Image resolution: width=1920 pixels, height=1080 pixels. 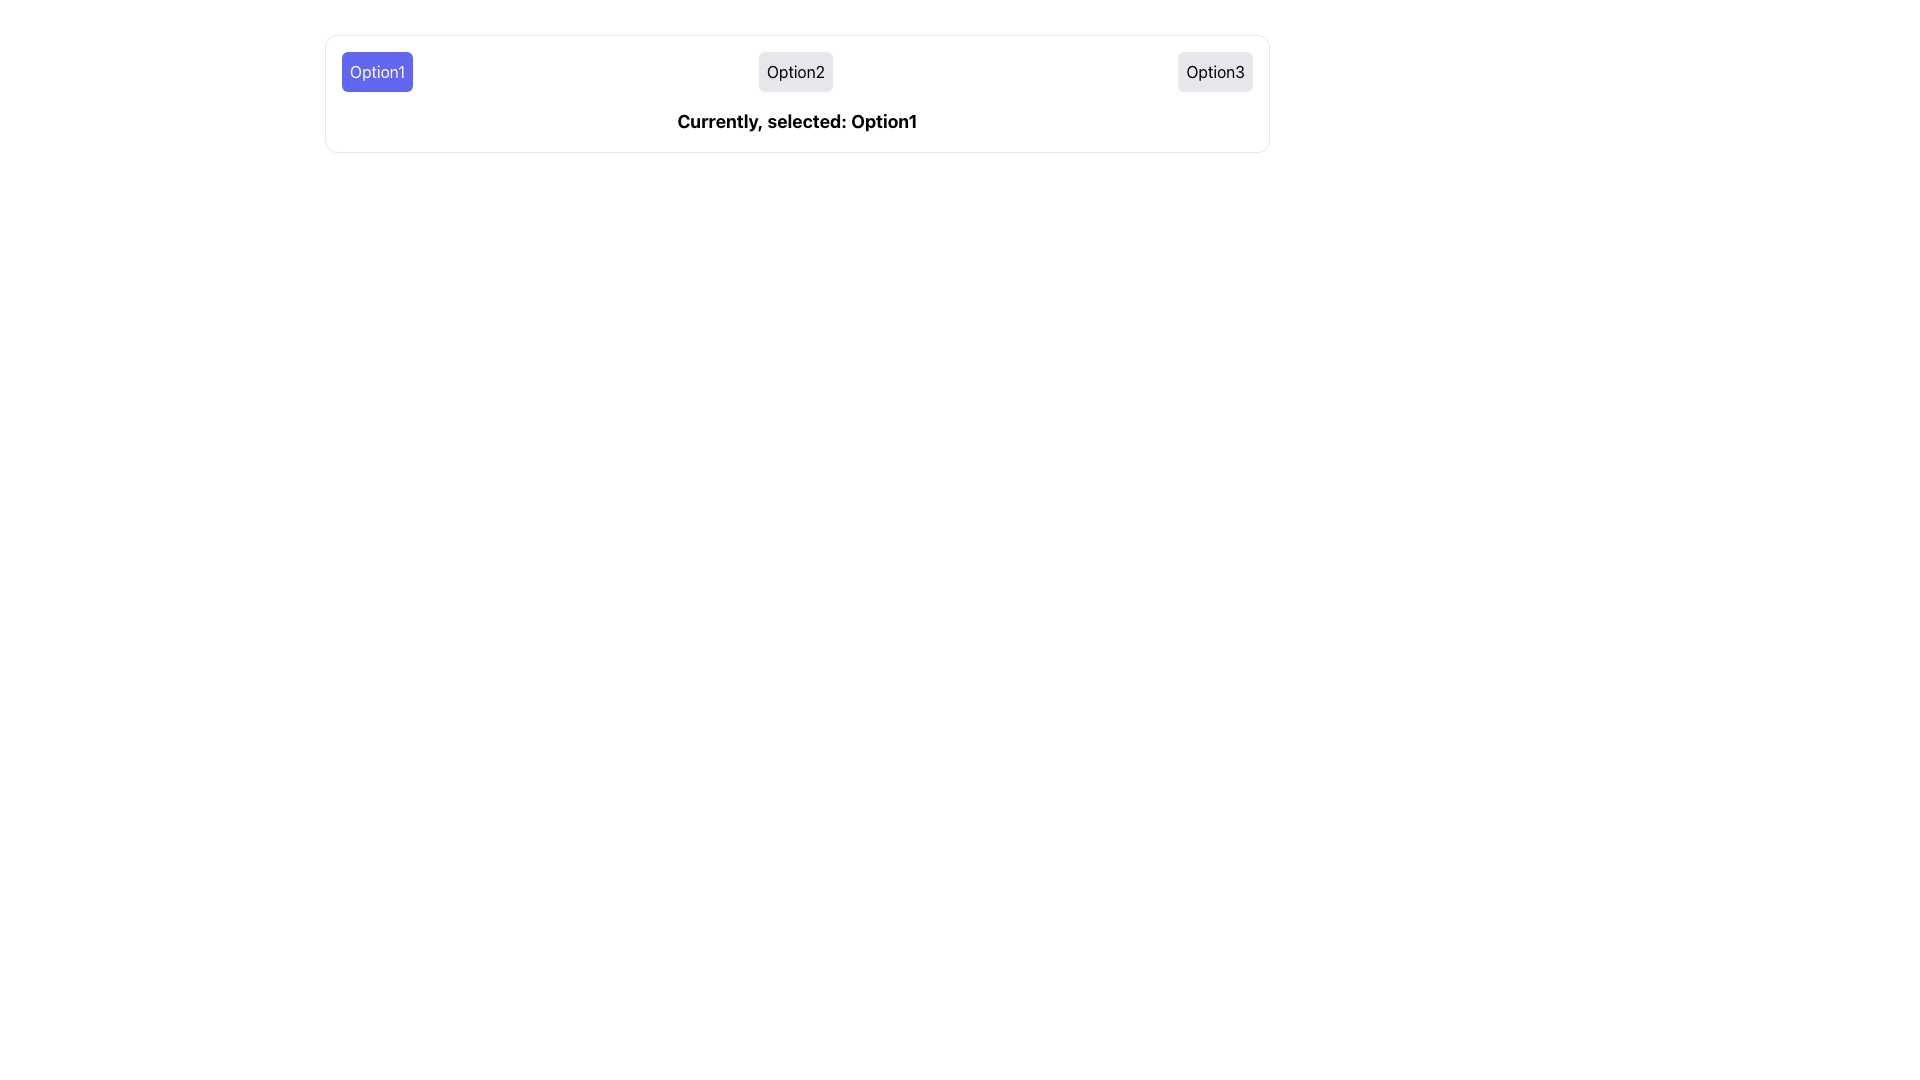 I want to click on the Text Label that communicates the currently selected option, located below the horizontal group of options 'Option1', 'Option2', and 'Option3', so click(x=796, y=122).